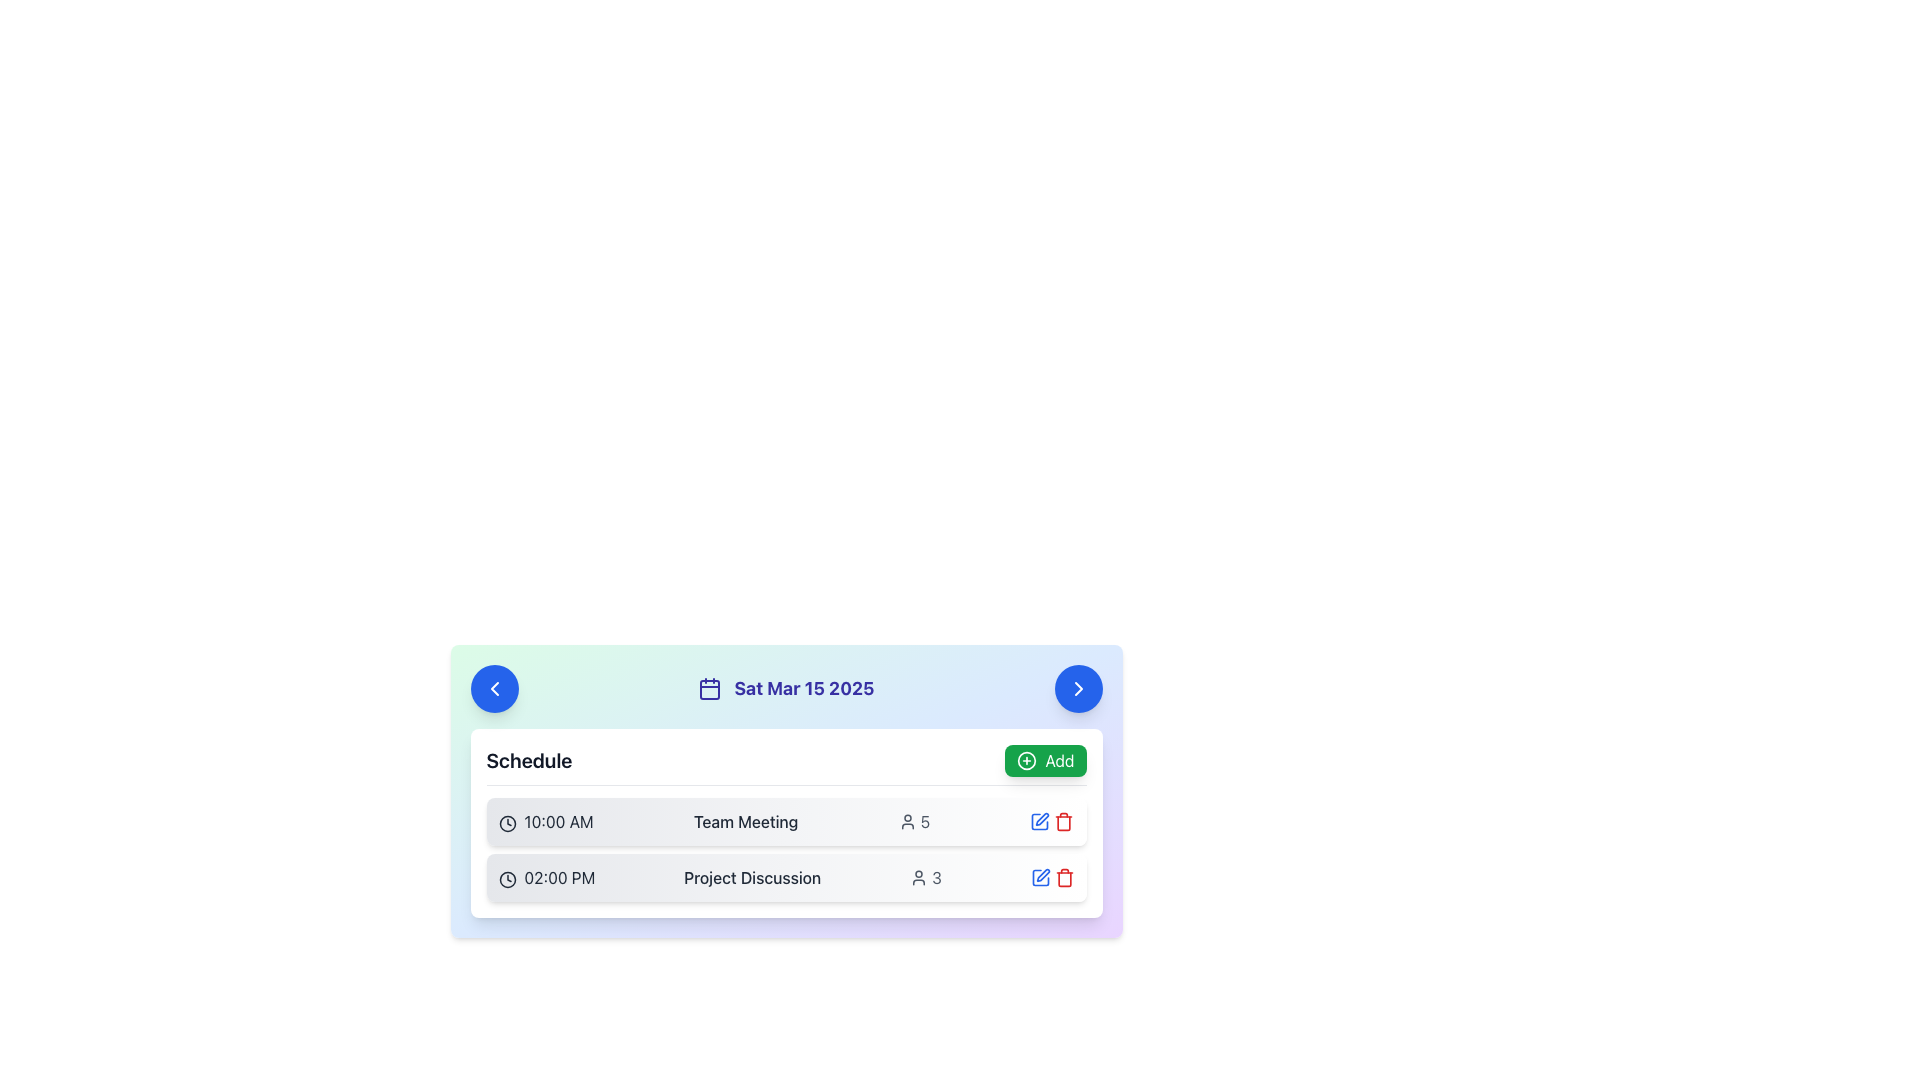 This screenshot has width=1920, height=1080. Describe the element at coordinates (507, 878) in the screenshot. I see `the clock icon located to the left of the text '02:00 PM' in the second row of the schedule list component, which serves as a visual cue for the schedule entry` at that location.